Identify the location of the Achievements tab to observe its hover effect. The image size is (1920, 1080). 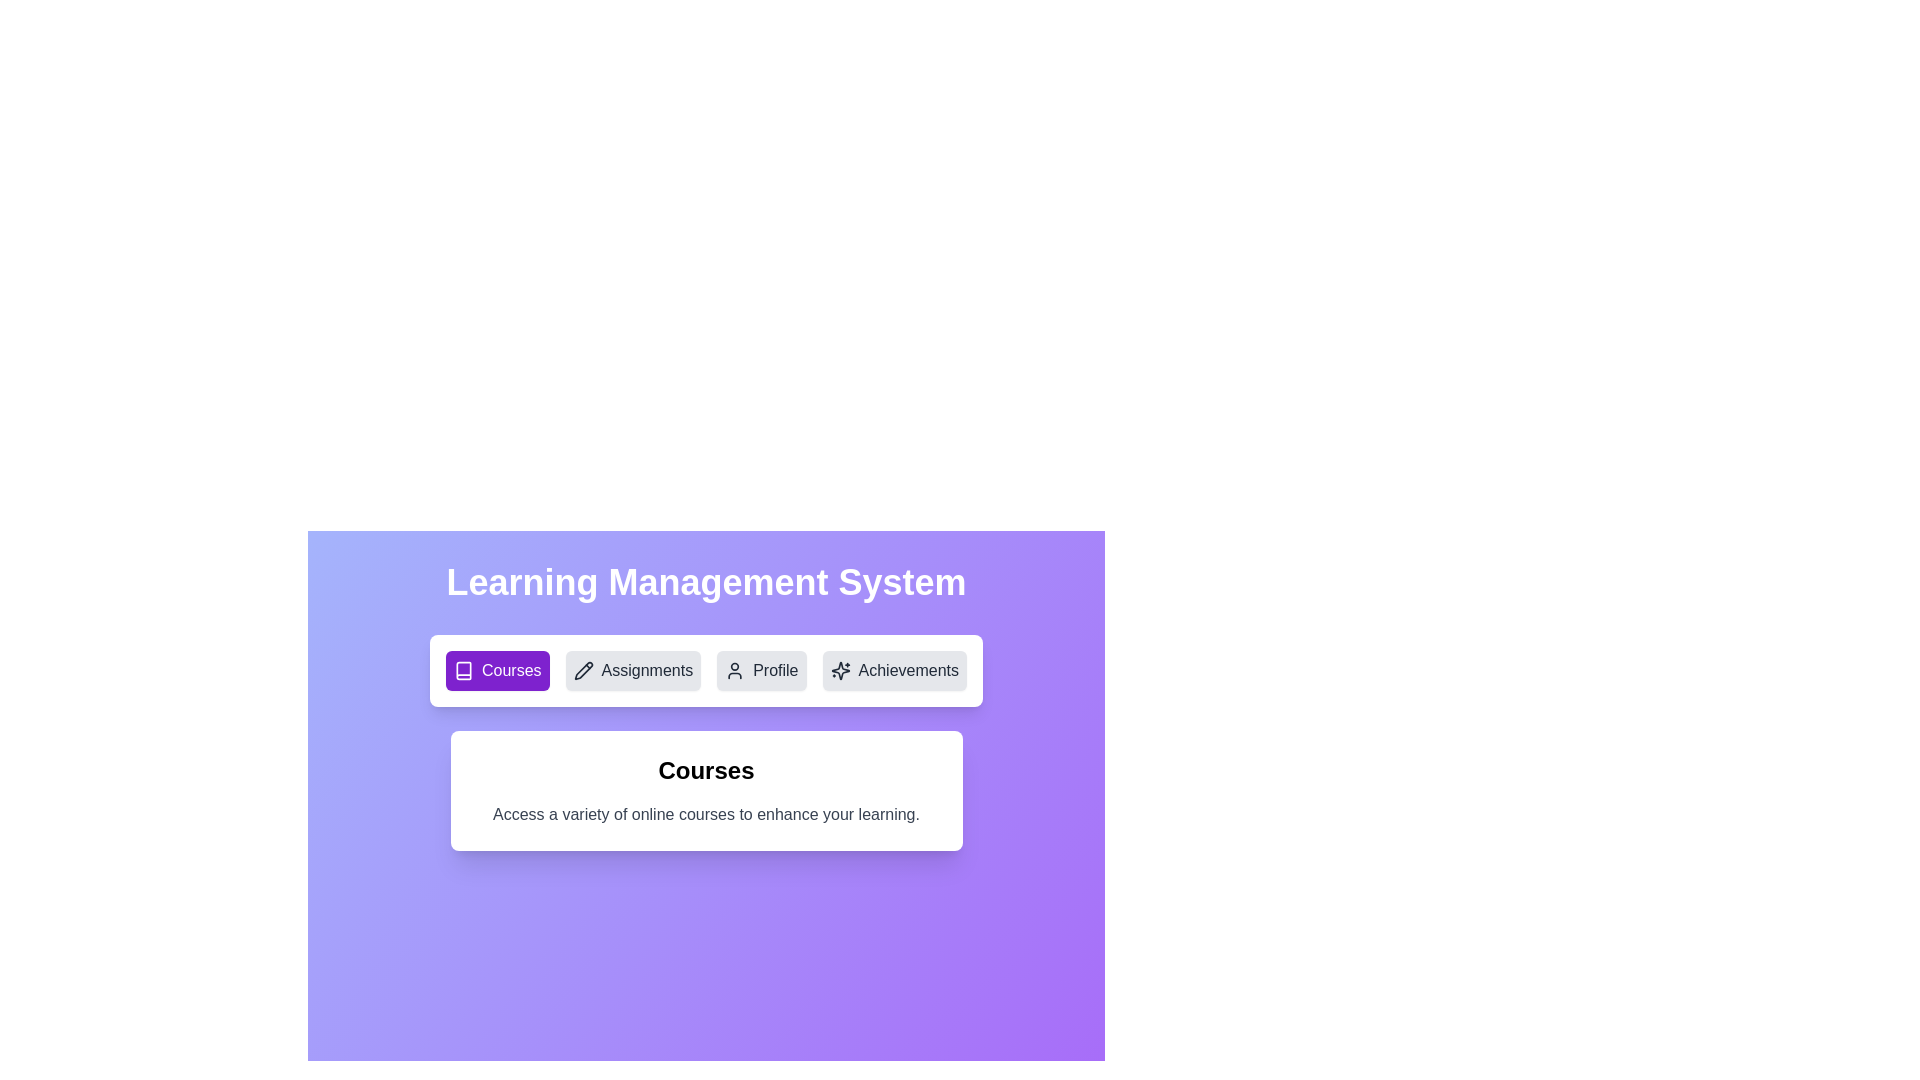
(893, 671).